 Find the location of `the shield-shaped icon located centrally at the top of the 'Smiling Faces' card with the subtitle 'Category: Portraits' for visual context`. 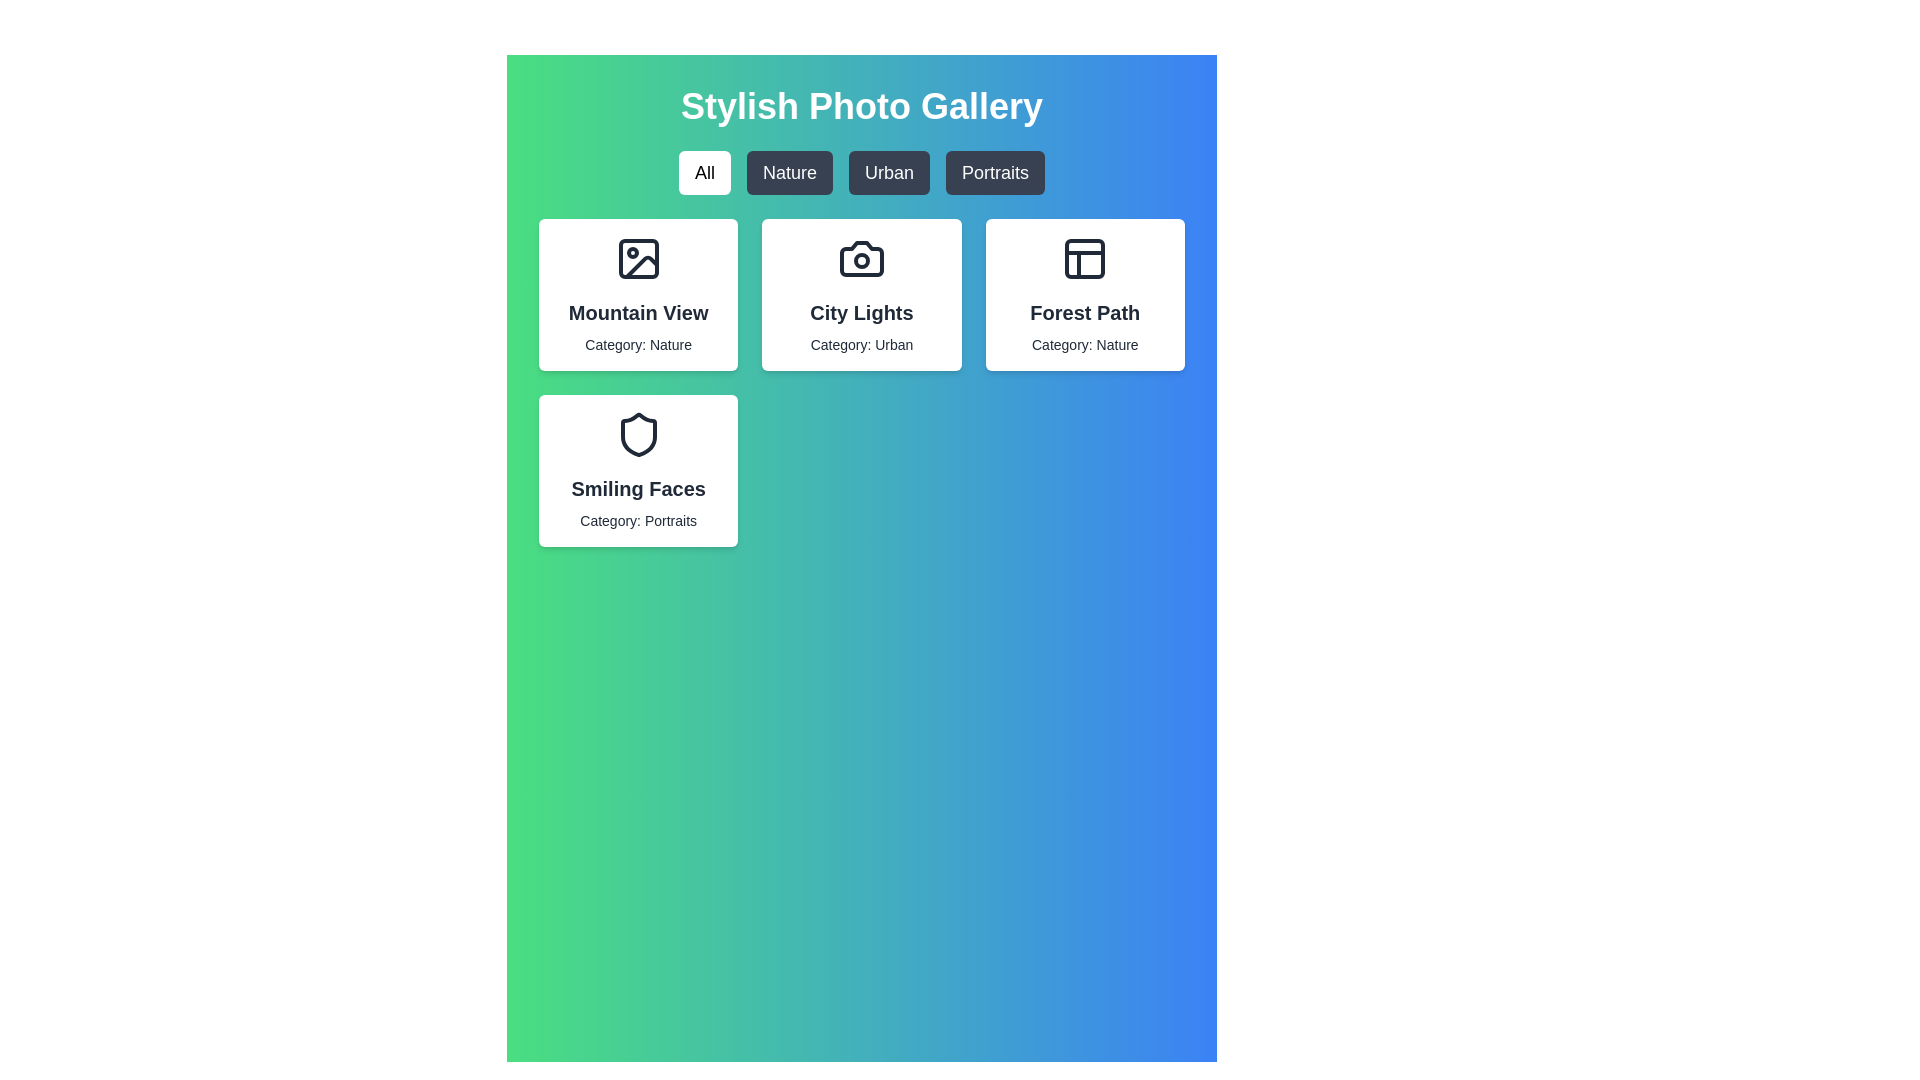

the shield-shaped icon located centrally at the top of the 'Smiling Faces' card with the subtitle 'Category: Portraits' for visual context is located at coordinates (637, 434).